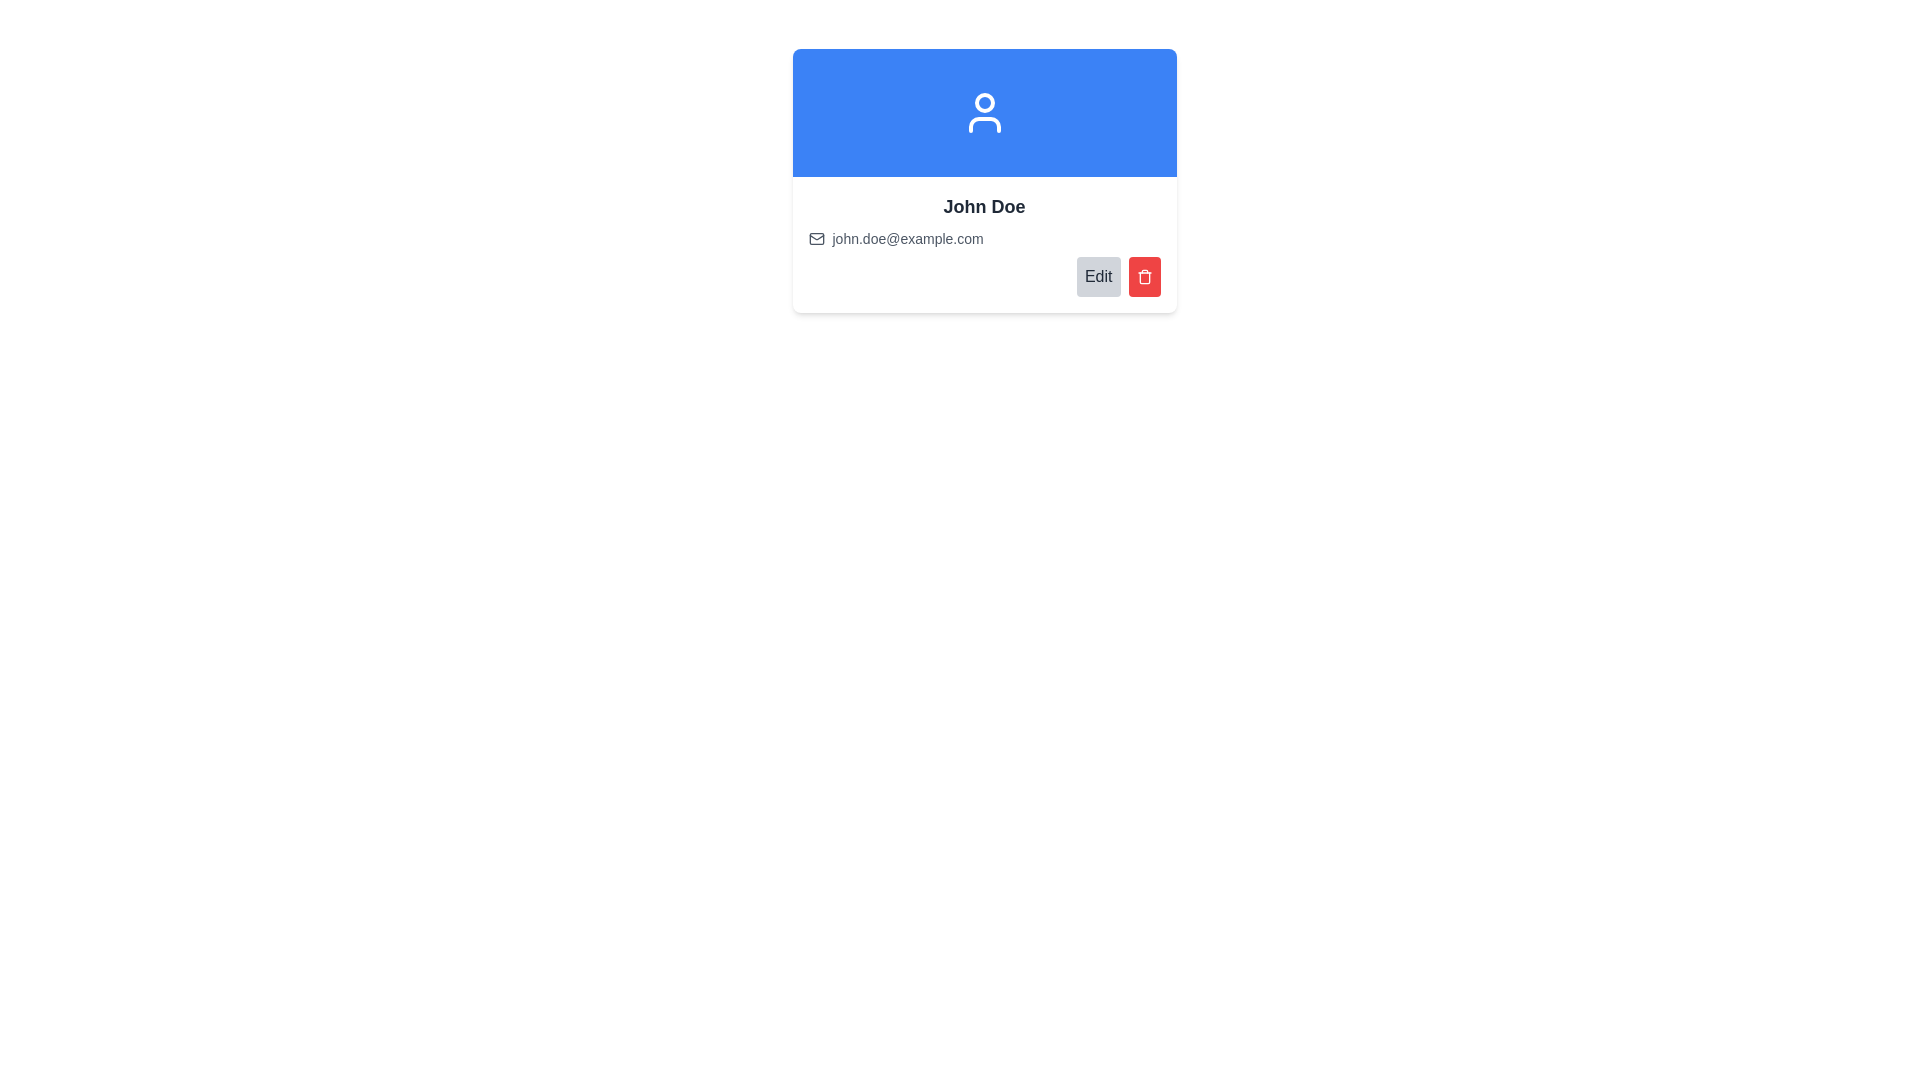 The height and width of the screenshot is (1080, 1920). I want to click on the delete button located at the bottom-right corner of the user information card to observe the hover effect, so click(1144, 277).